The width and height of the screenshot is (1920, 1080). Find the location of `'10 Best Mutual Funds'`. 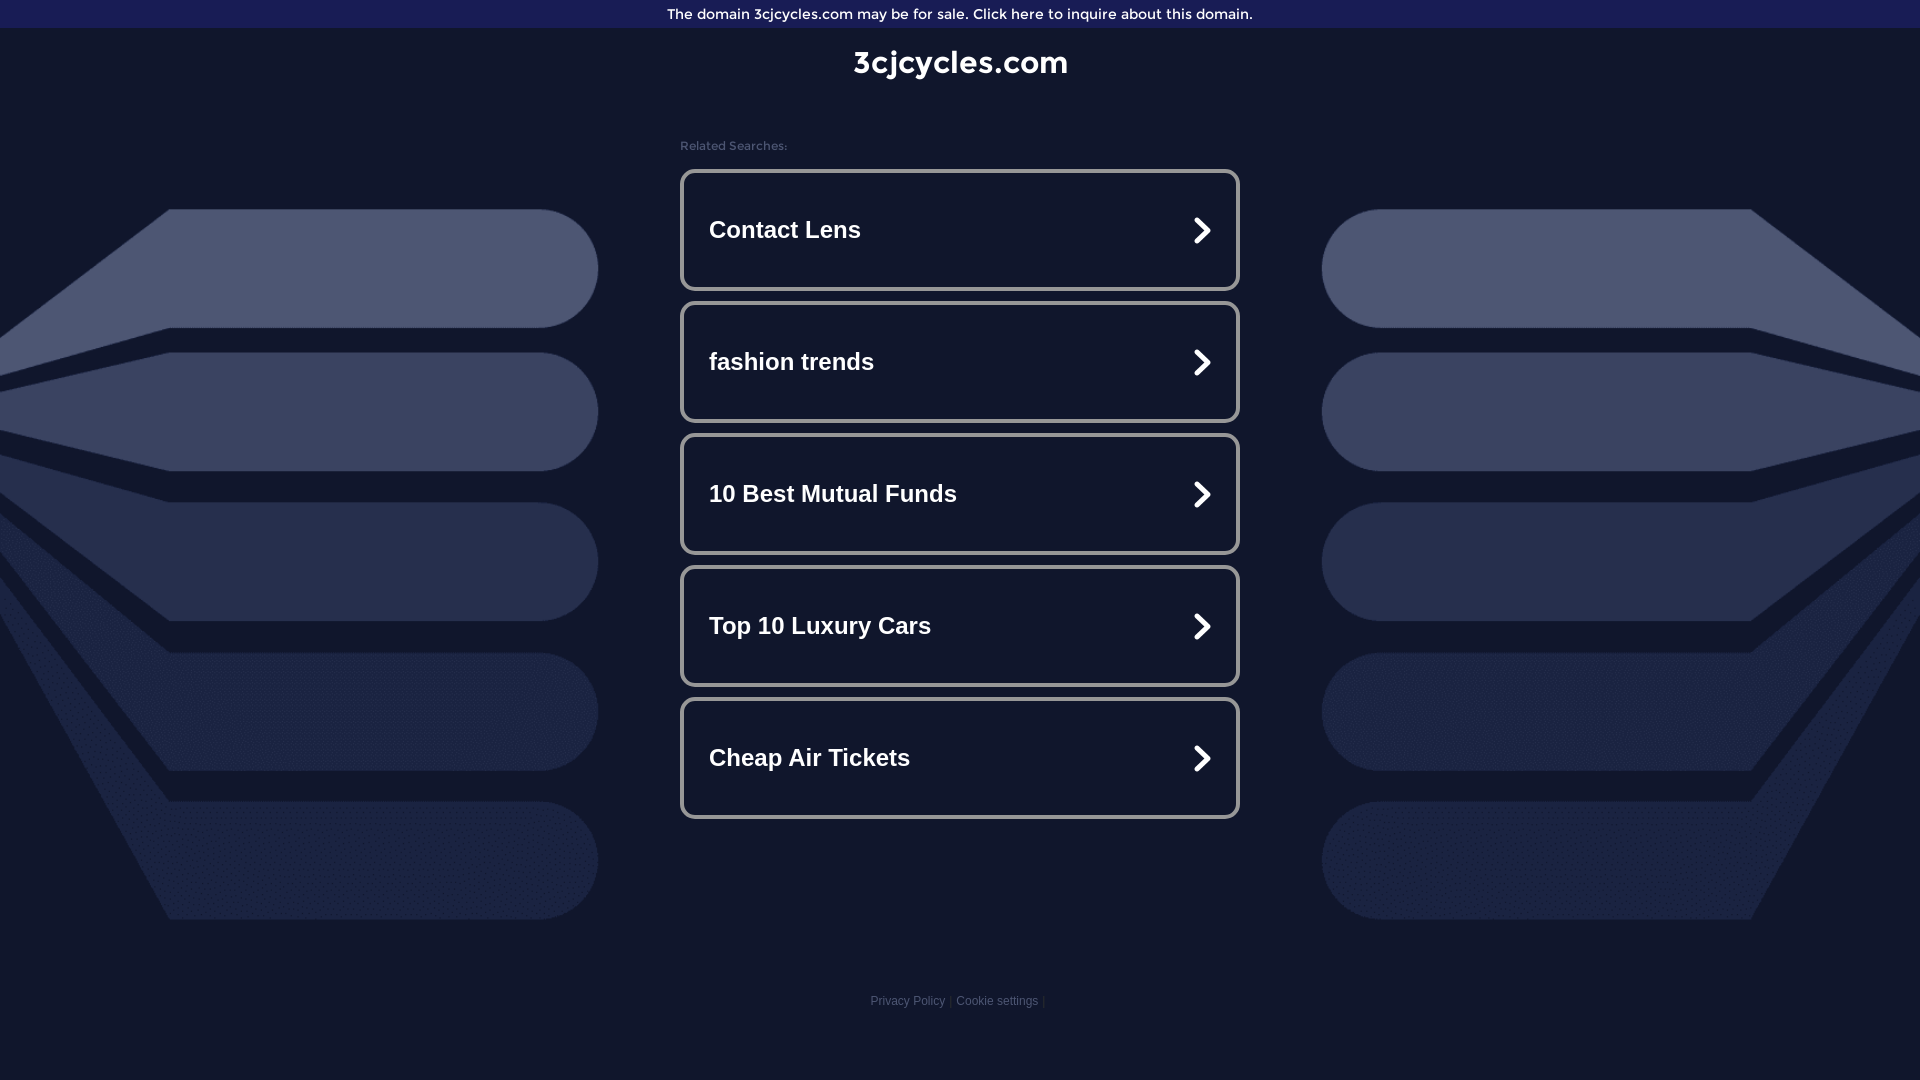

'10 Best Mutual Funds' is located at coordinates (960, 493).